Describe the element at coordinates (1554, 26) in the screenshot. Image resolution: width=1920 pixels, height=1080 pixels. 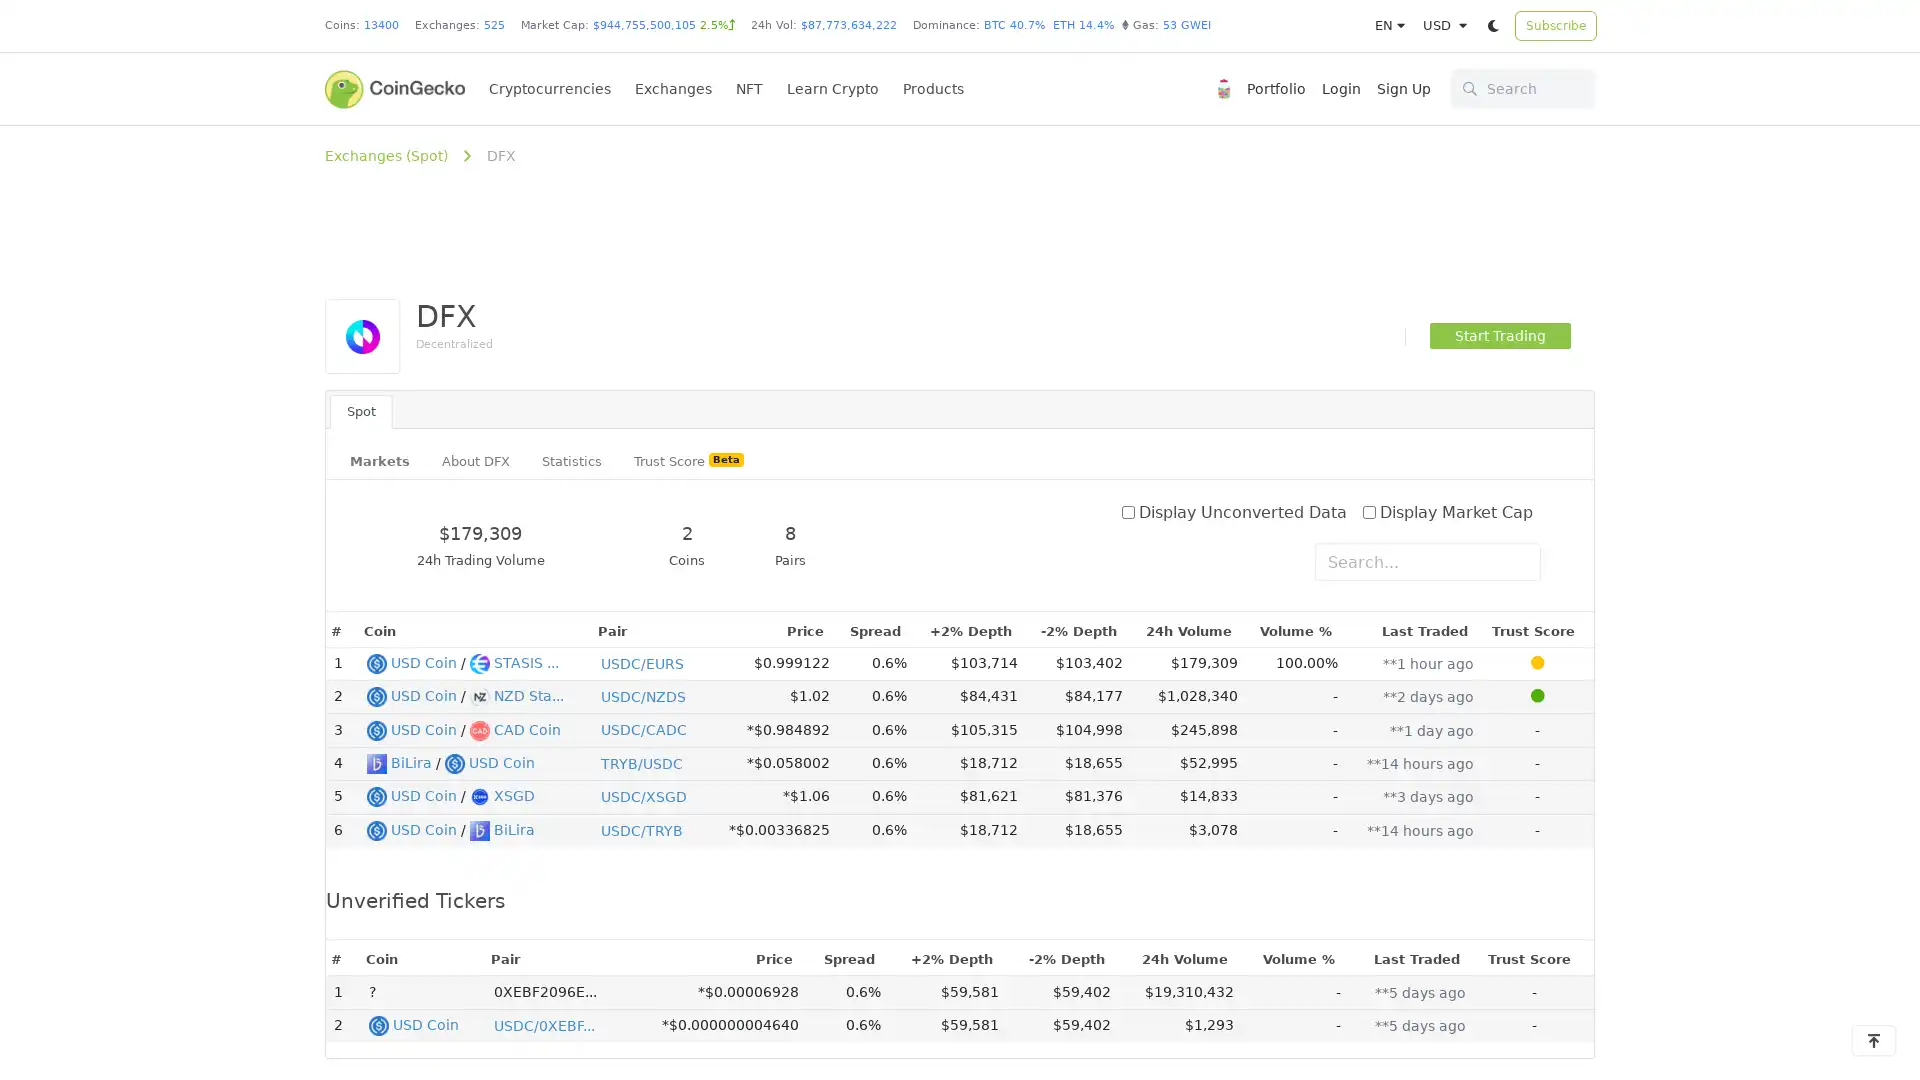
I see `Subscribe` at that location.